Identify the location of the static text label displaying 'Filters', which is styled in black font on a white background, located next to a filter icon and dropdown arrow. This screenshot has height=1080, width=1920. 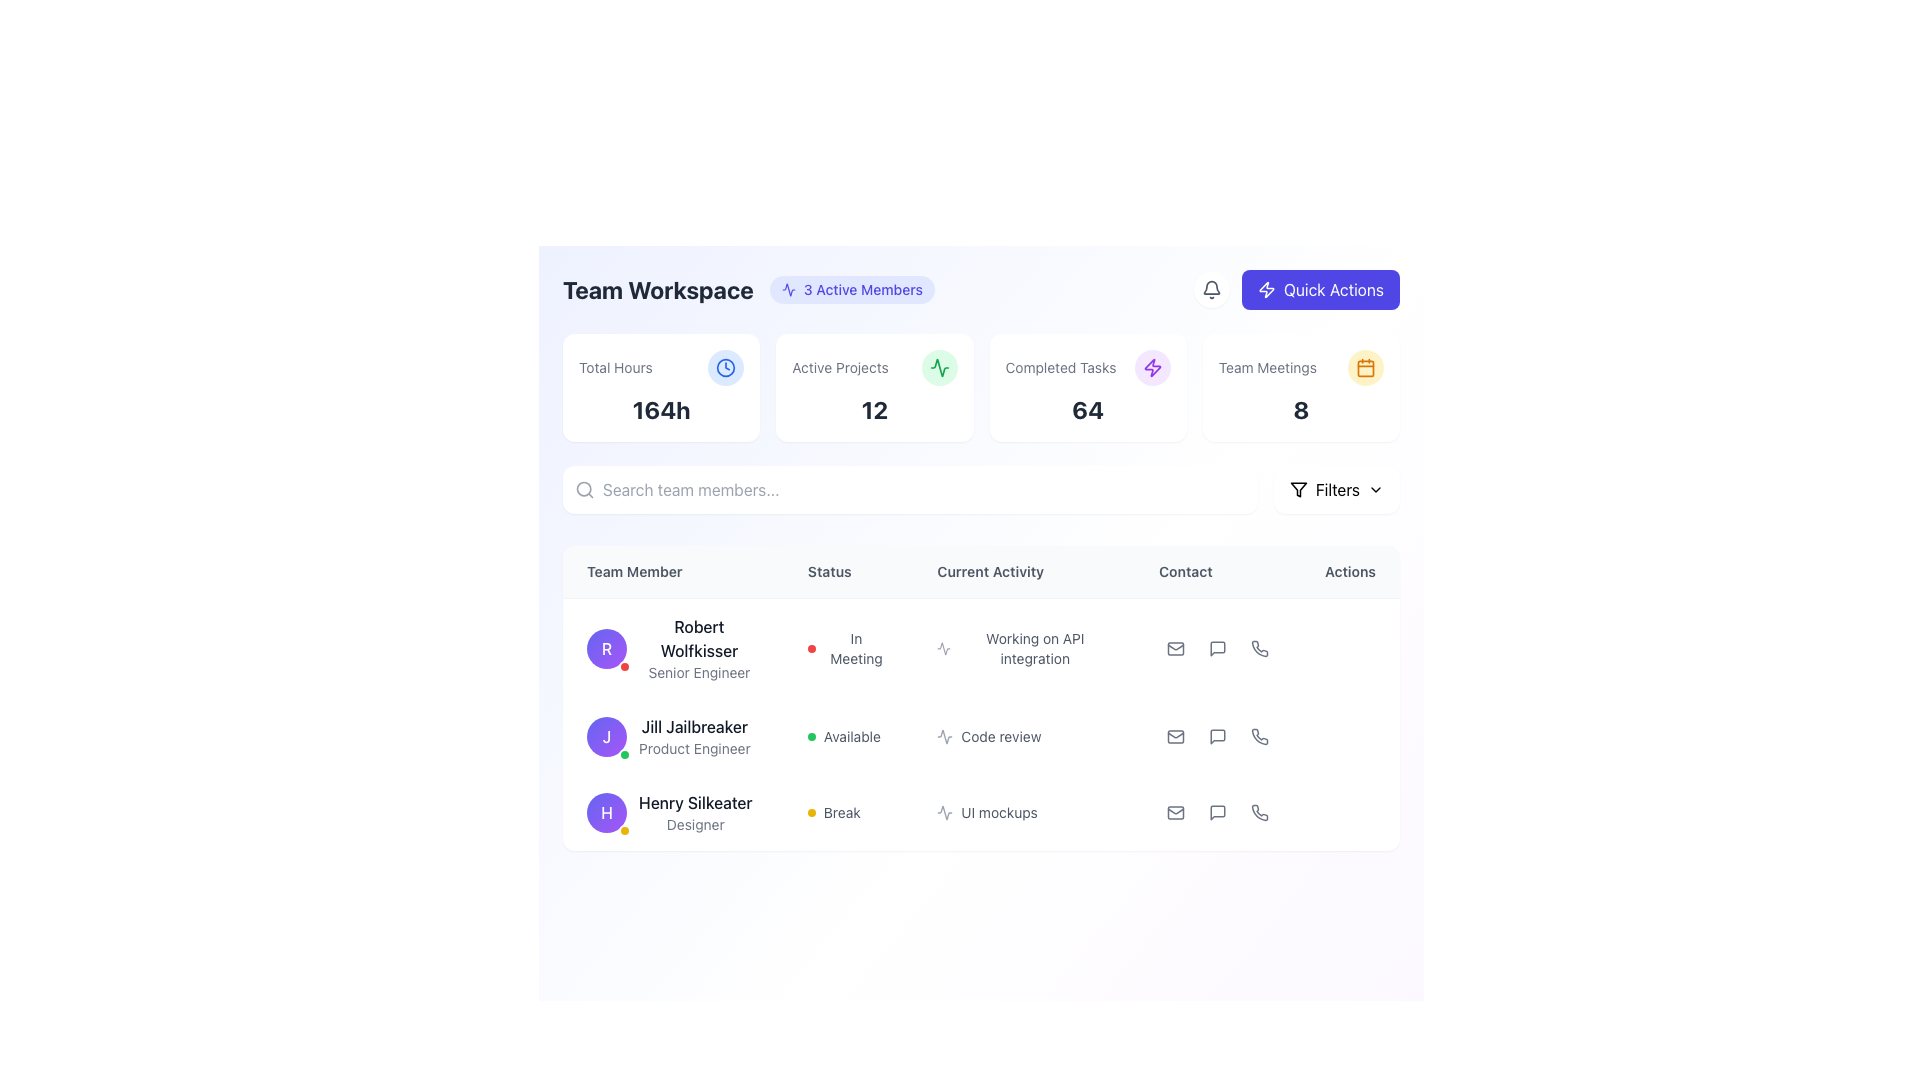
(1337, 489).